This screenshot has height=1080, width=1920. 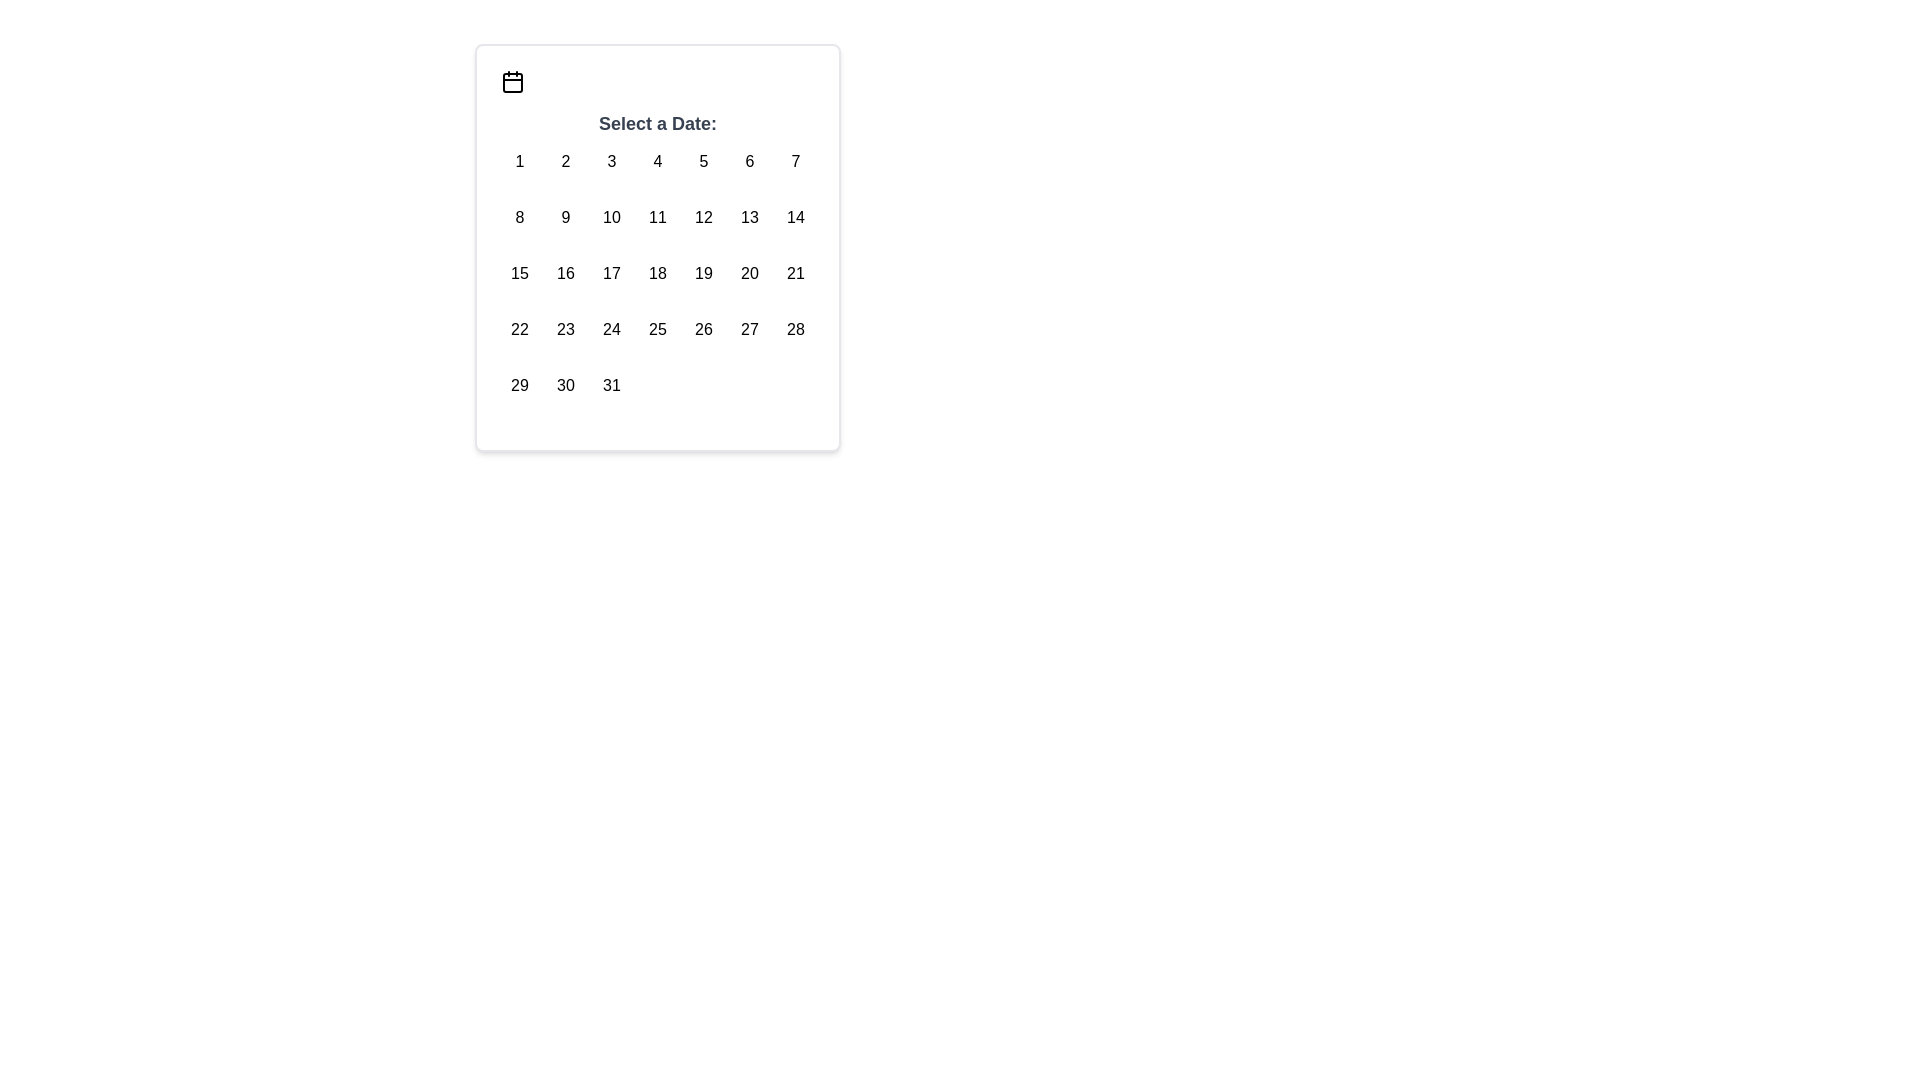 I want to click on the selectable dates in the calendar selector, so click(x=657, y=246).